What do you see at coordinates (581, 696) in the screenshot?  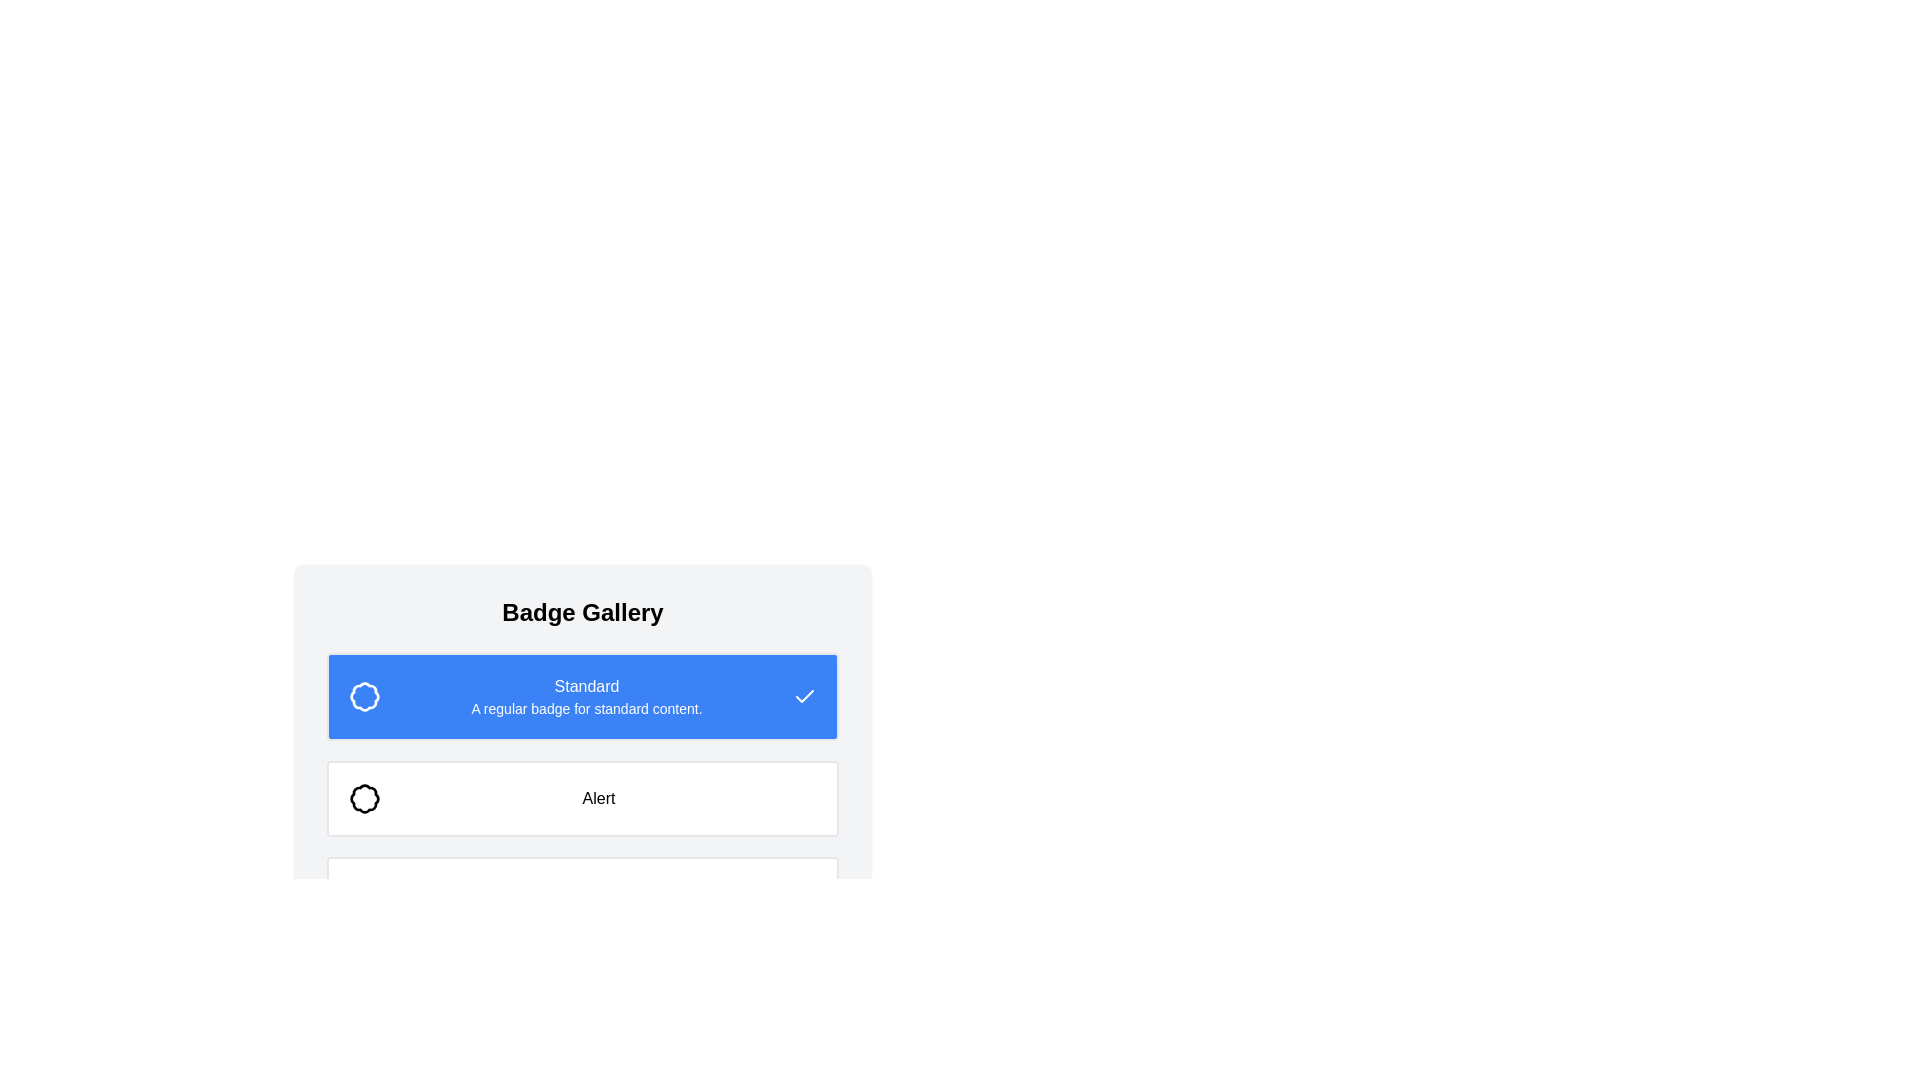 I see `the Informational badge with a blue background and the title 'Standard' that is positioned under the 'Badge Gallery' header` at bounding box center [581, 696].